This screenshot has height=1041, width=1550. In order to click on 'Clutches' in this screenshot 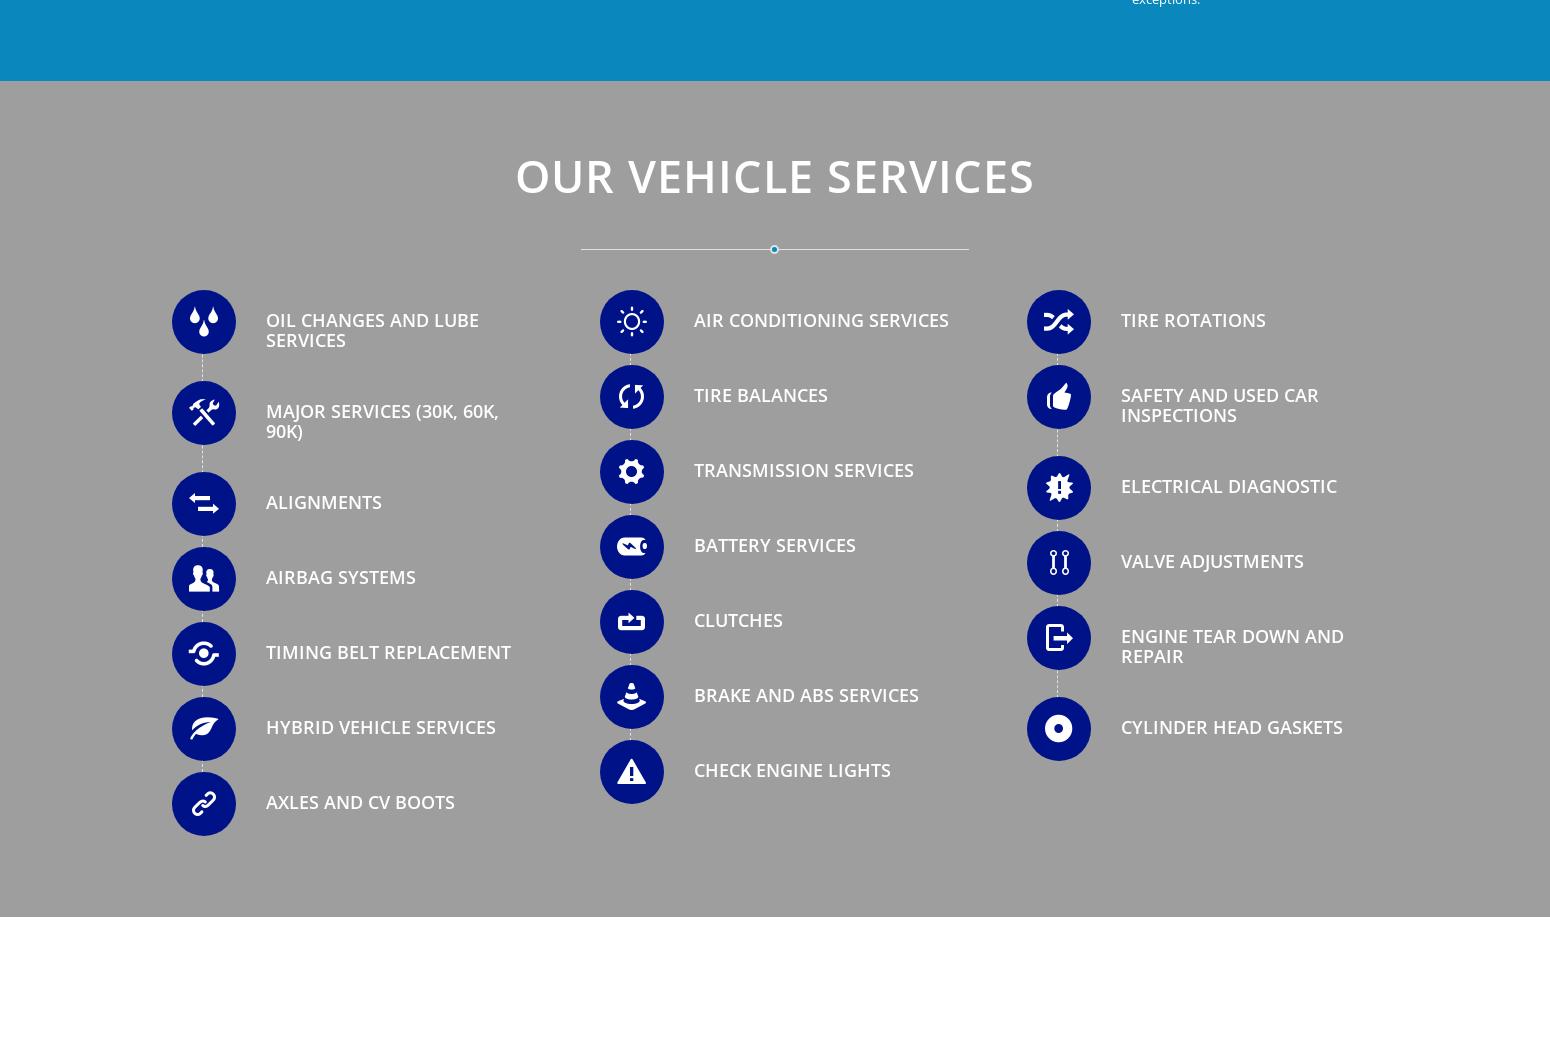, I will do `click(737, 620)`.